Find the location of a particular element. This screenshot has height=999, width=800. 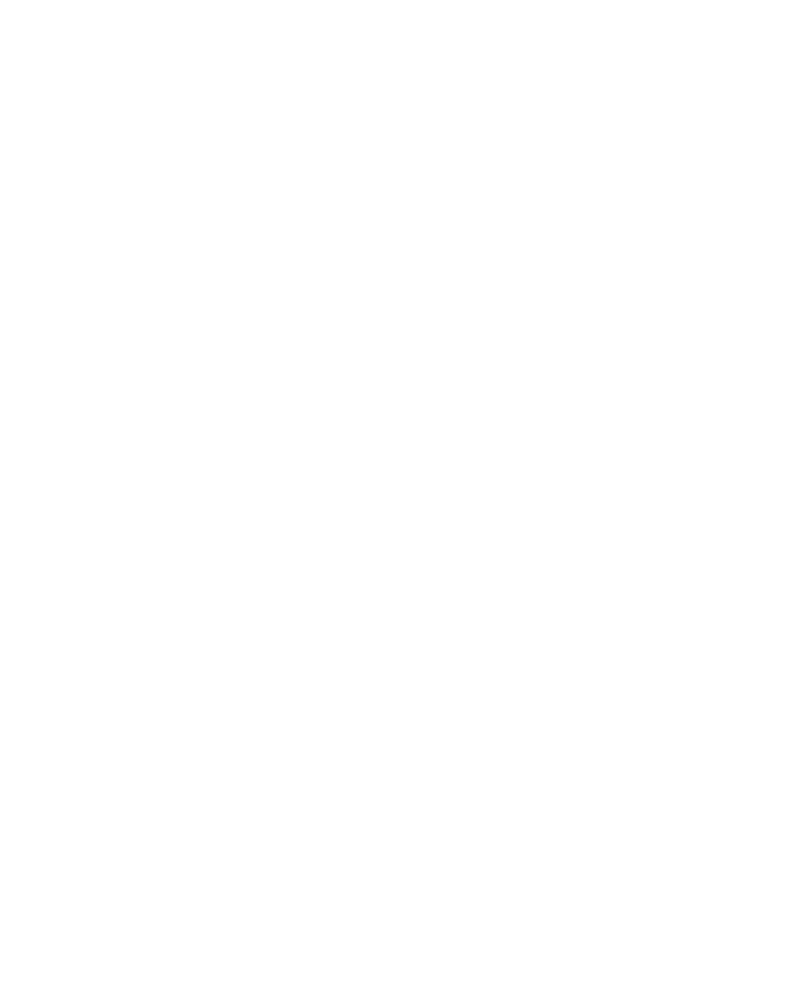

'JH Audio’s new Pearl Tri Amp Micro Speaker Management System is available with its new Ruby IEMs.' is located at coordinates (355, 838).